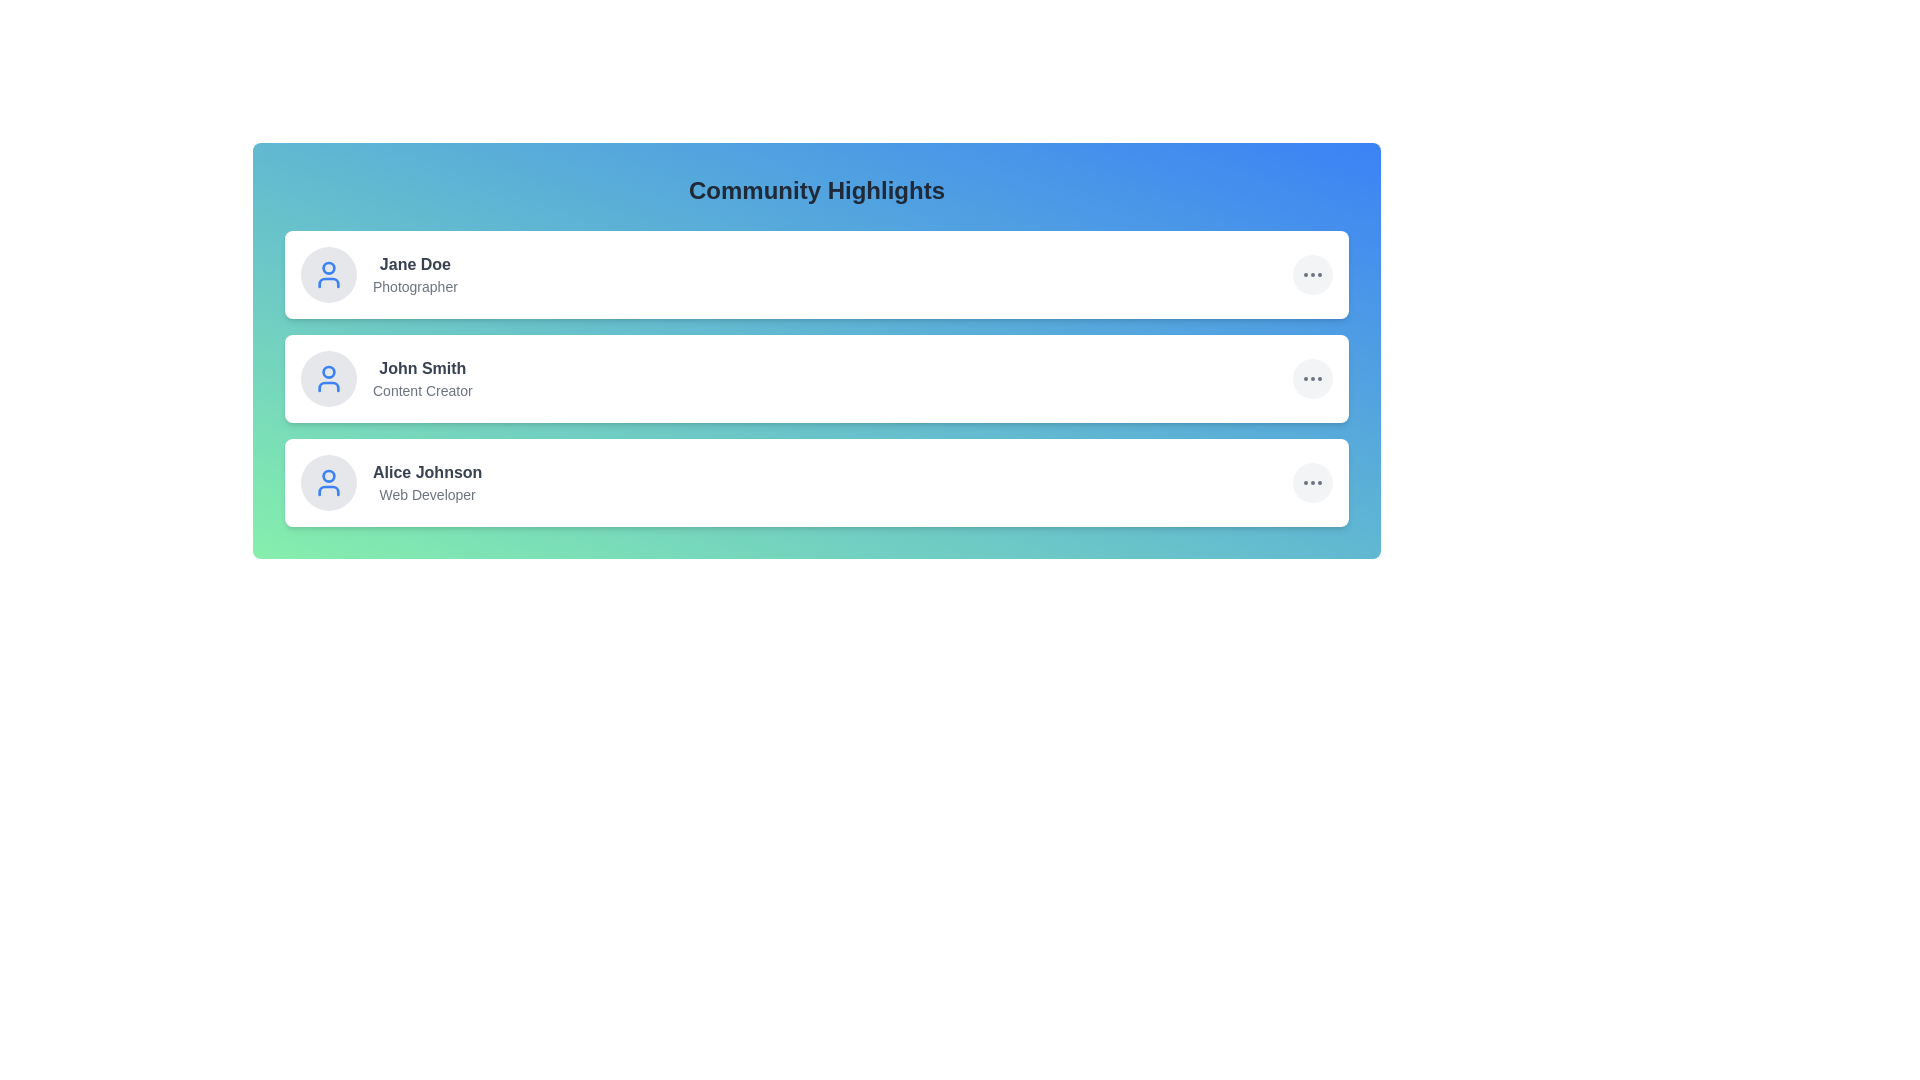 This screenshot has height=1080, width=1920. I want to click on the button located at the far-right end of the third card in the 'Community Highlights' section, which corresponds to 'Alice Johnson, Web Developer', so click(1313, 482).